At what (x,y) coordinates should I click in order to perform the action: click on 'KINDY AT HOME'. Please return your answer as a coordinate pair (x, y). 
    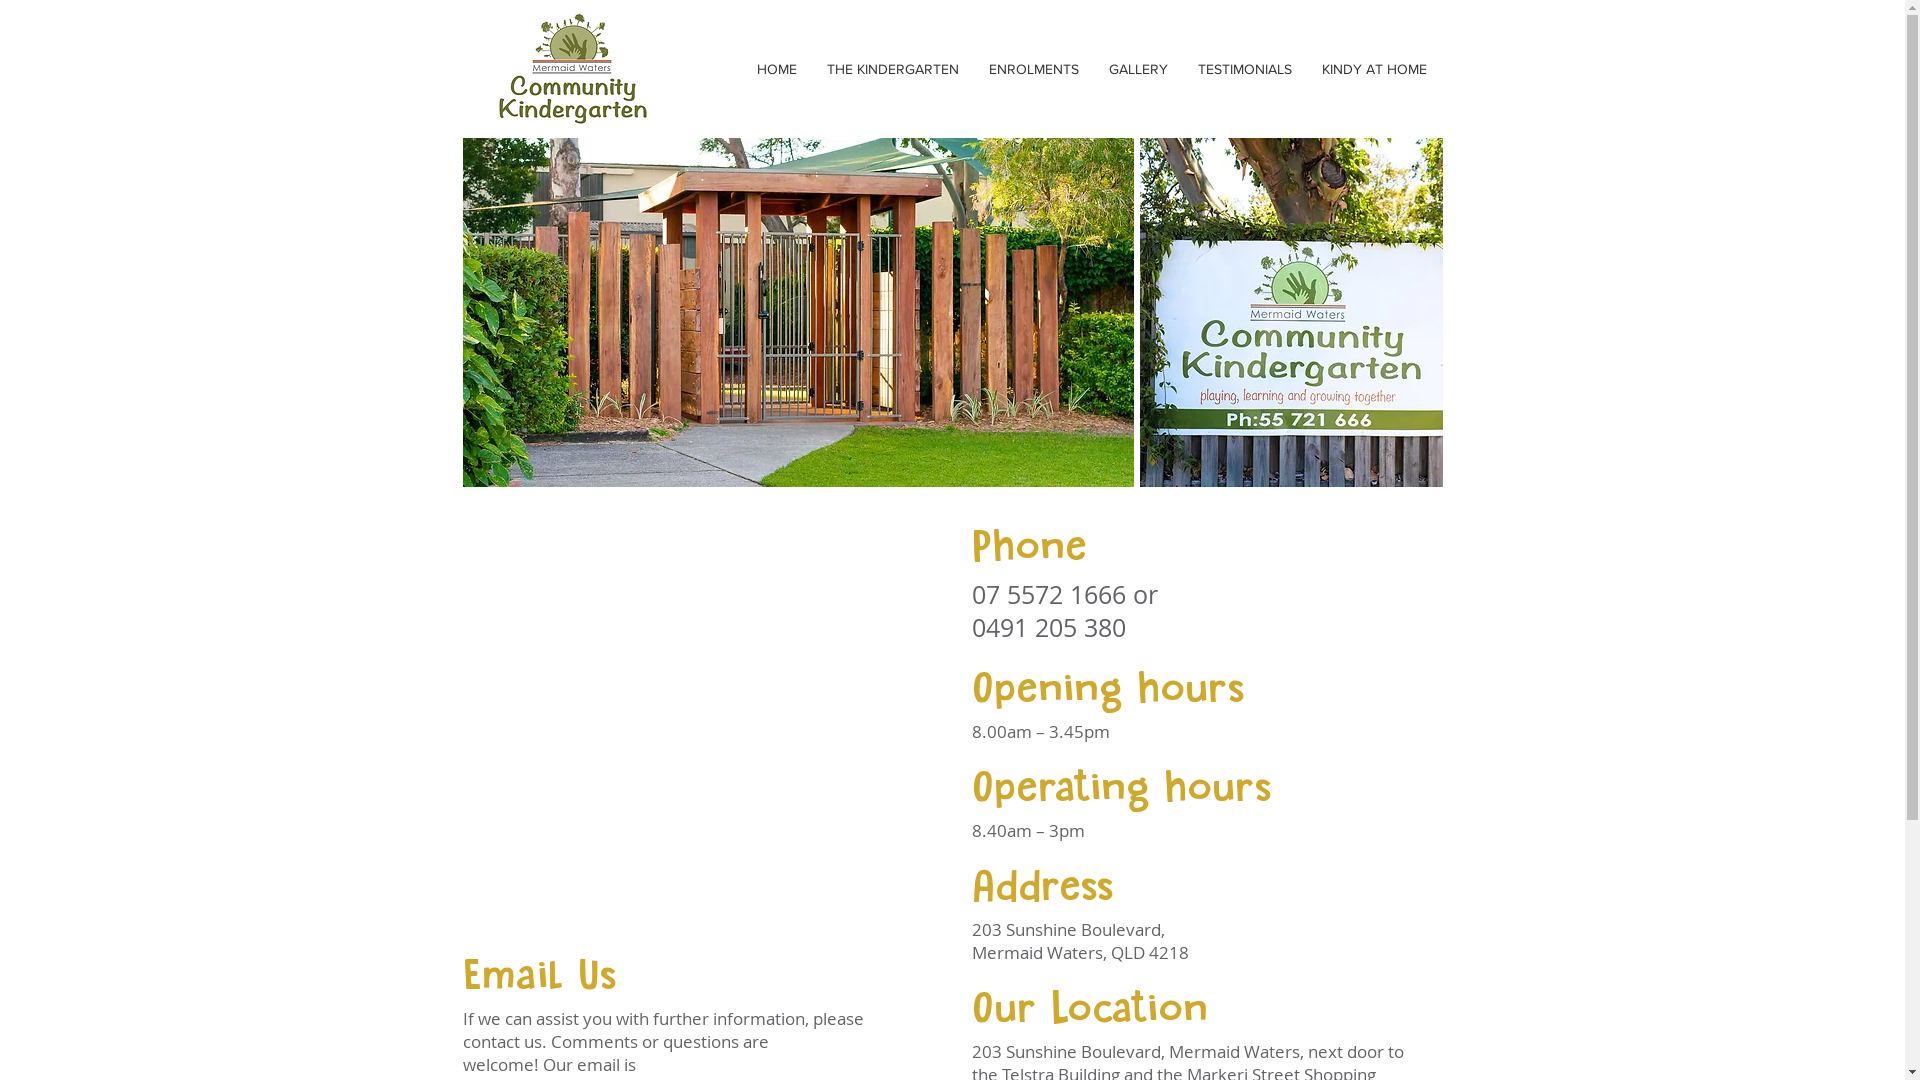
    Looking at the image, I should click on (1372, 68).